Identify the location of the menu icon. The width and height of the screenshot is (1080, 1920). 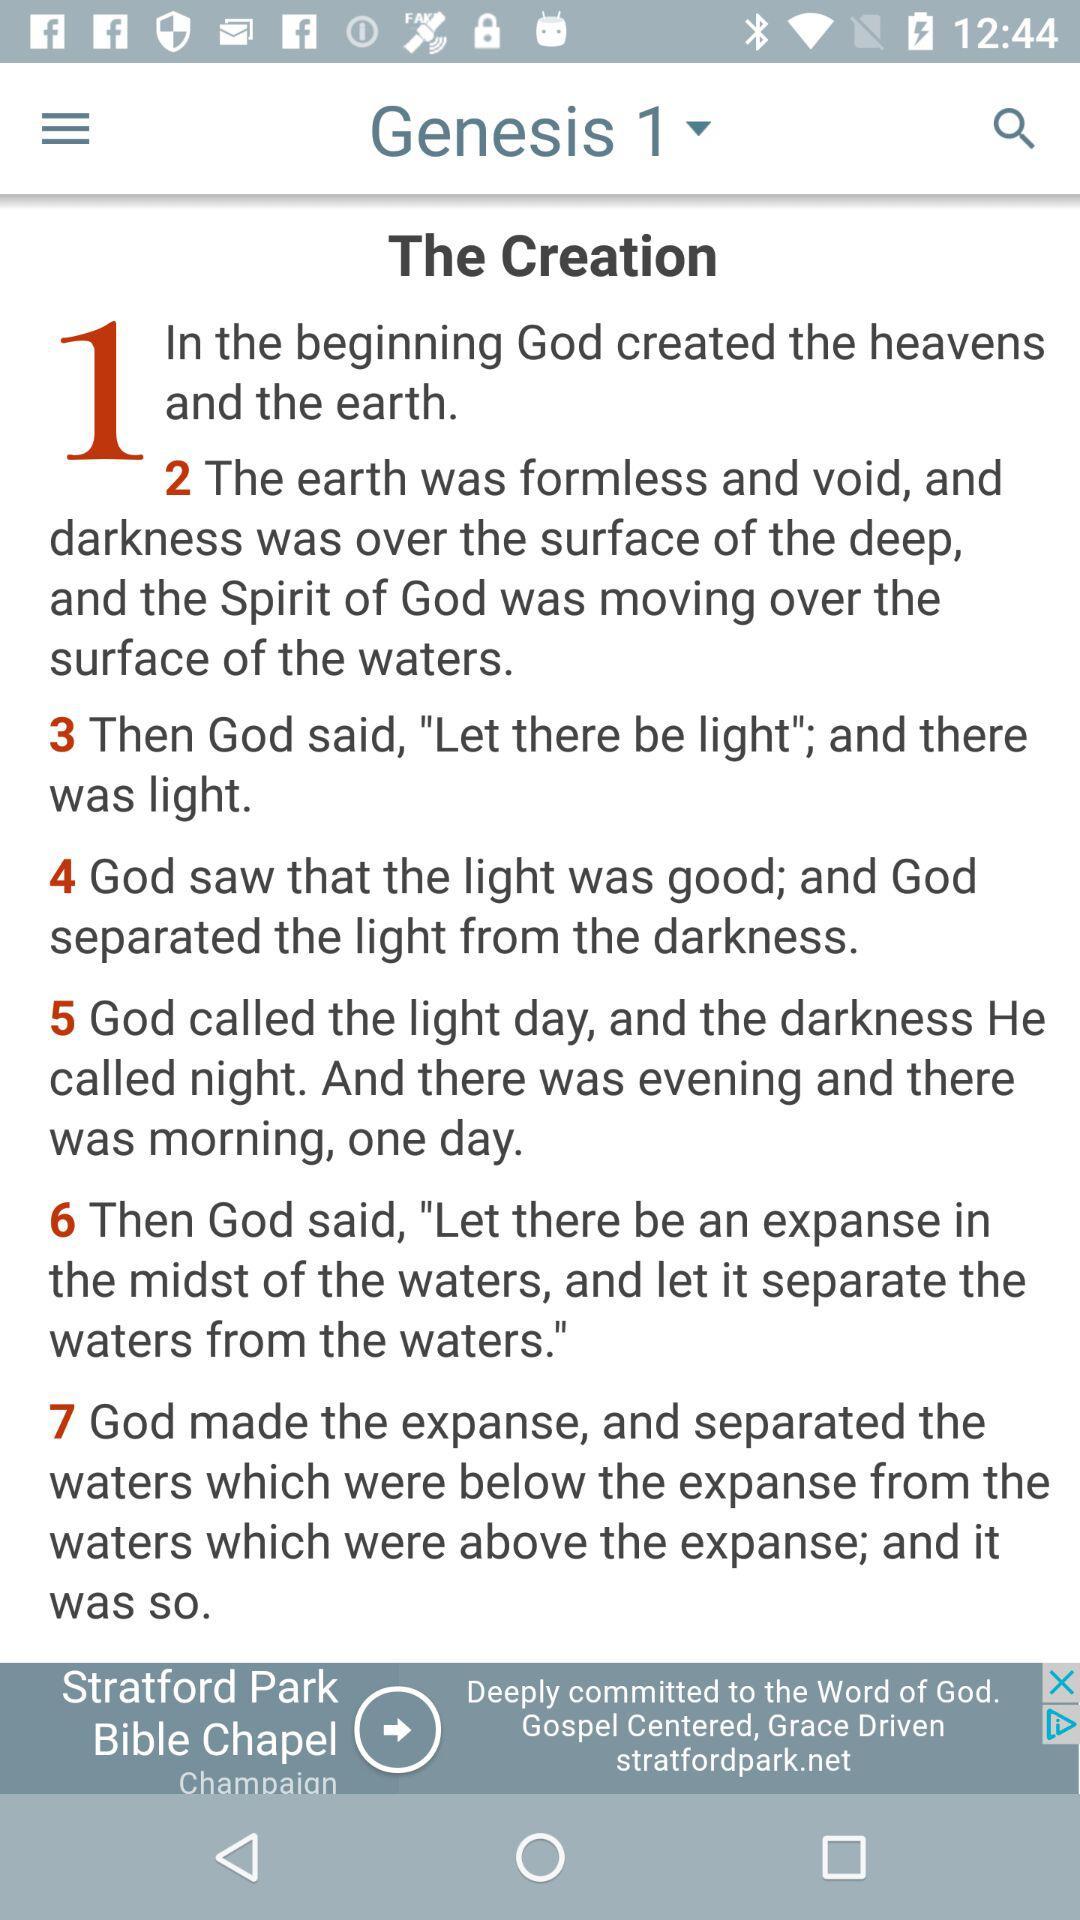
(64, 127).